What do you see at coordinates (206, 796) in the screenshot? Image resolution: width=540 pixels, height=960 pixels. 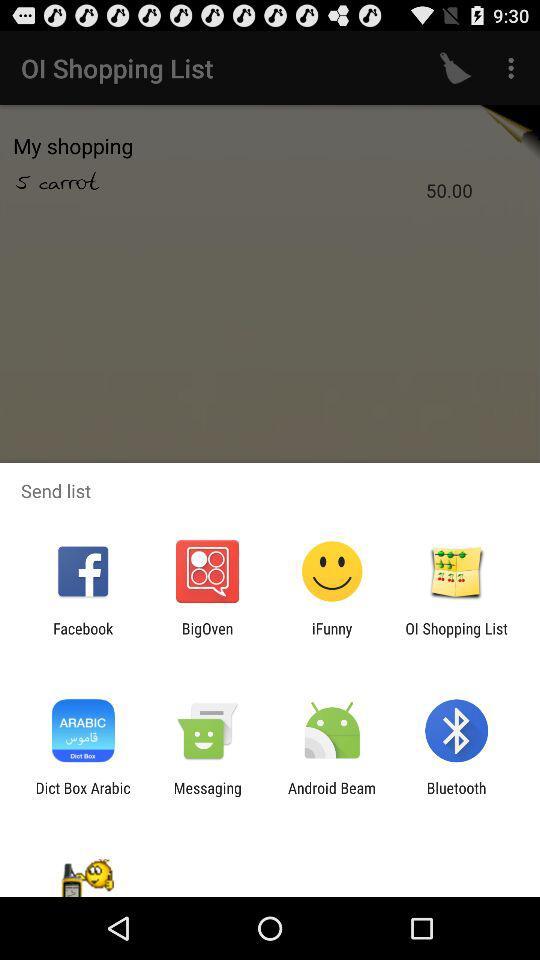 I see `icon to the right of dict box arabic item` at bounding box center [206, 796].